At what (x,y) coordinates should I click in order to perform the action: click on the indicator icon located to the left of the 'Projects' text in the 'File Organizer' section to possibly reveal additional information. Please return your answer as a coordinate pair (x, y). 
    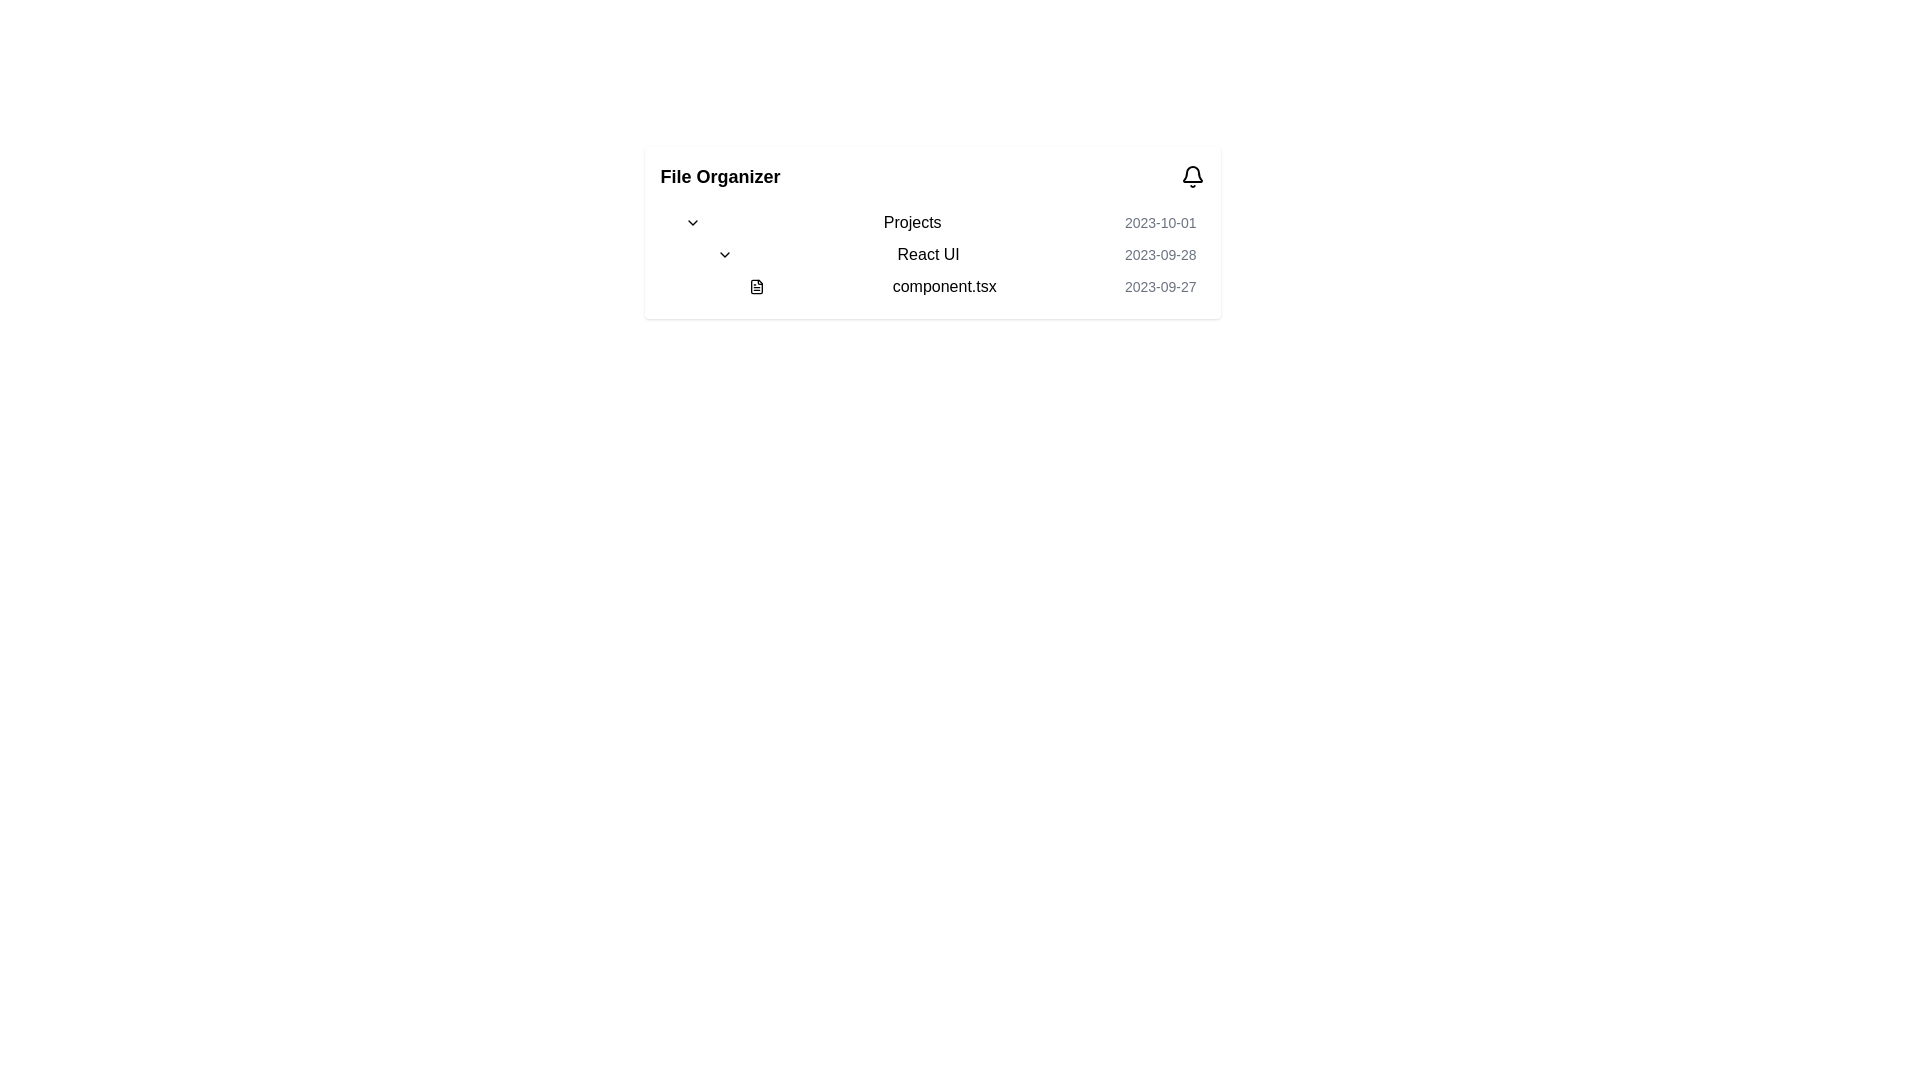
    Looking at the image, I should click on (692, 223).